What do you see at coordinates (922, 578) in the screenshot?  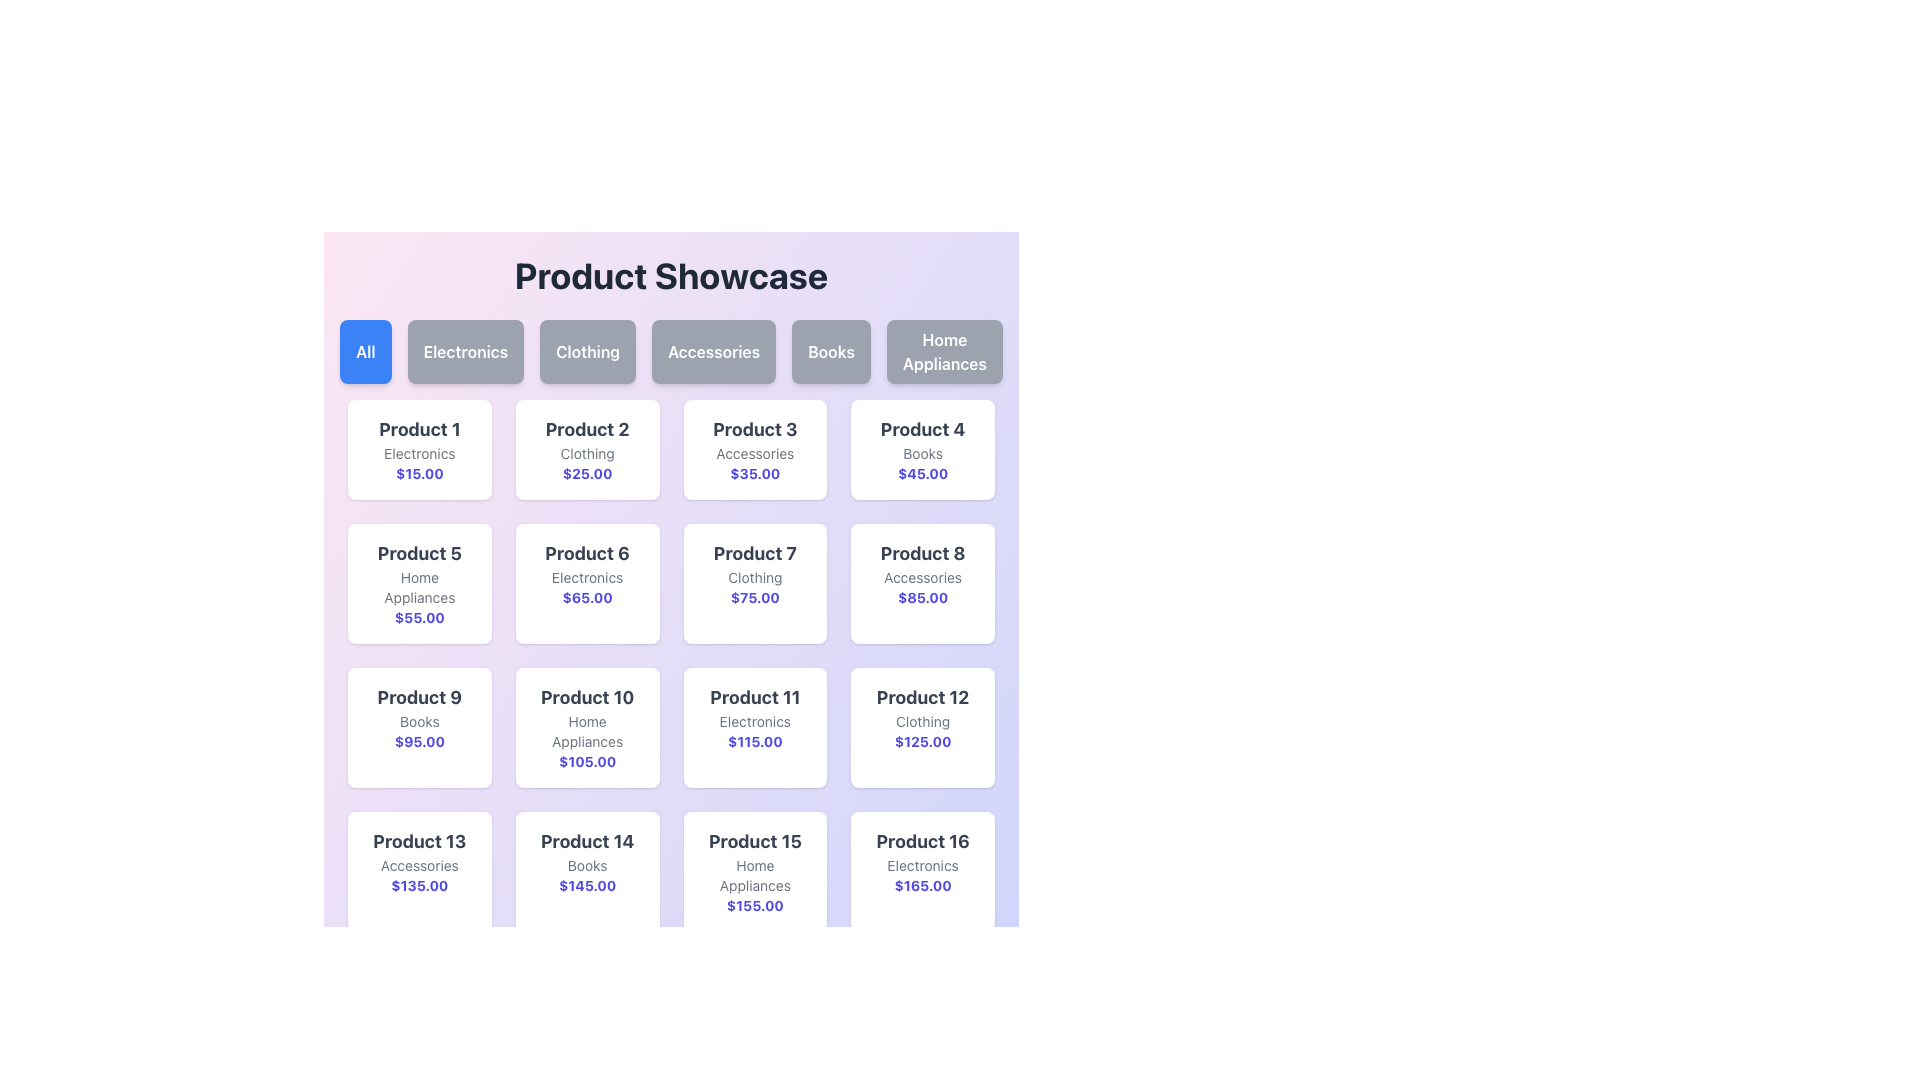 I see `text label indicating the 'Accessories' category for 'Product 8', which is positioned below the product name and above the price within the card layout` at bounding box center [922, 578].